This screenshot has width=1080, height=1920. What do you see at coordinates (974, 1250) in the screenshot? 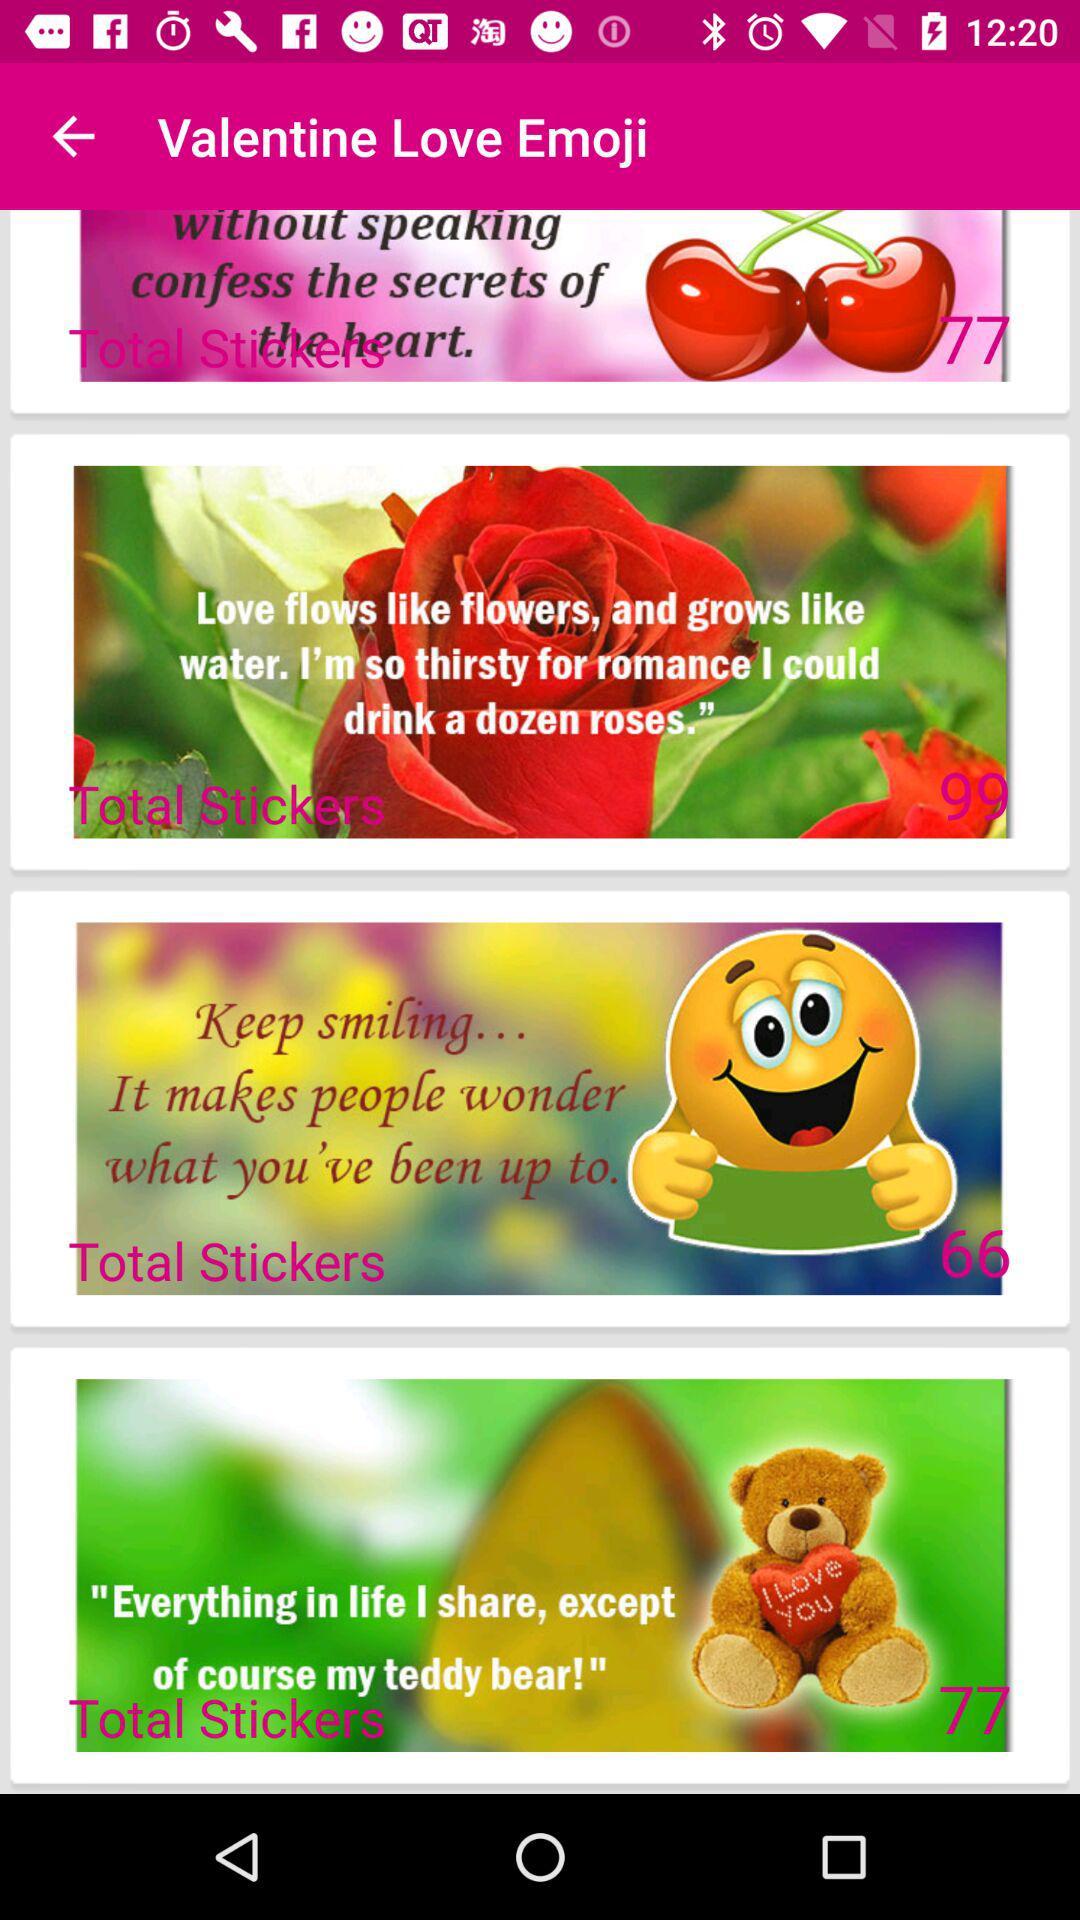
I see `item to the right of the total stickers icon` at bounding box center [974, 1250].